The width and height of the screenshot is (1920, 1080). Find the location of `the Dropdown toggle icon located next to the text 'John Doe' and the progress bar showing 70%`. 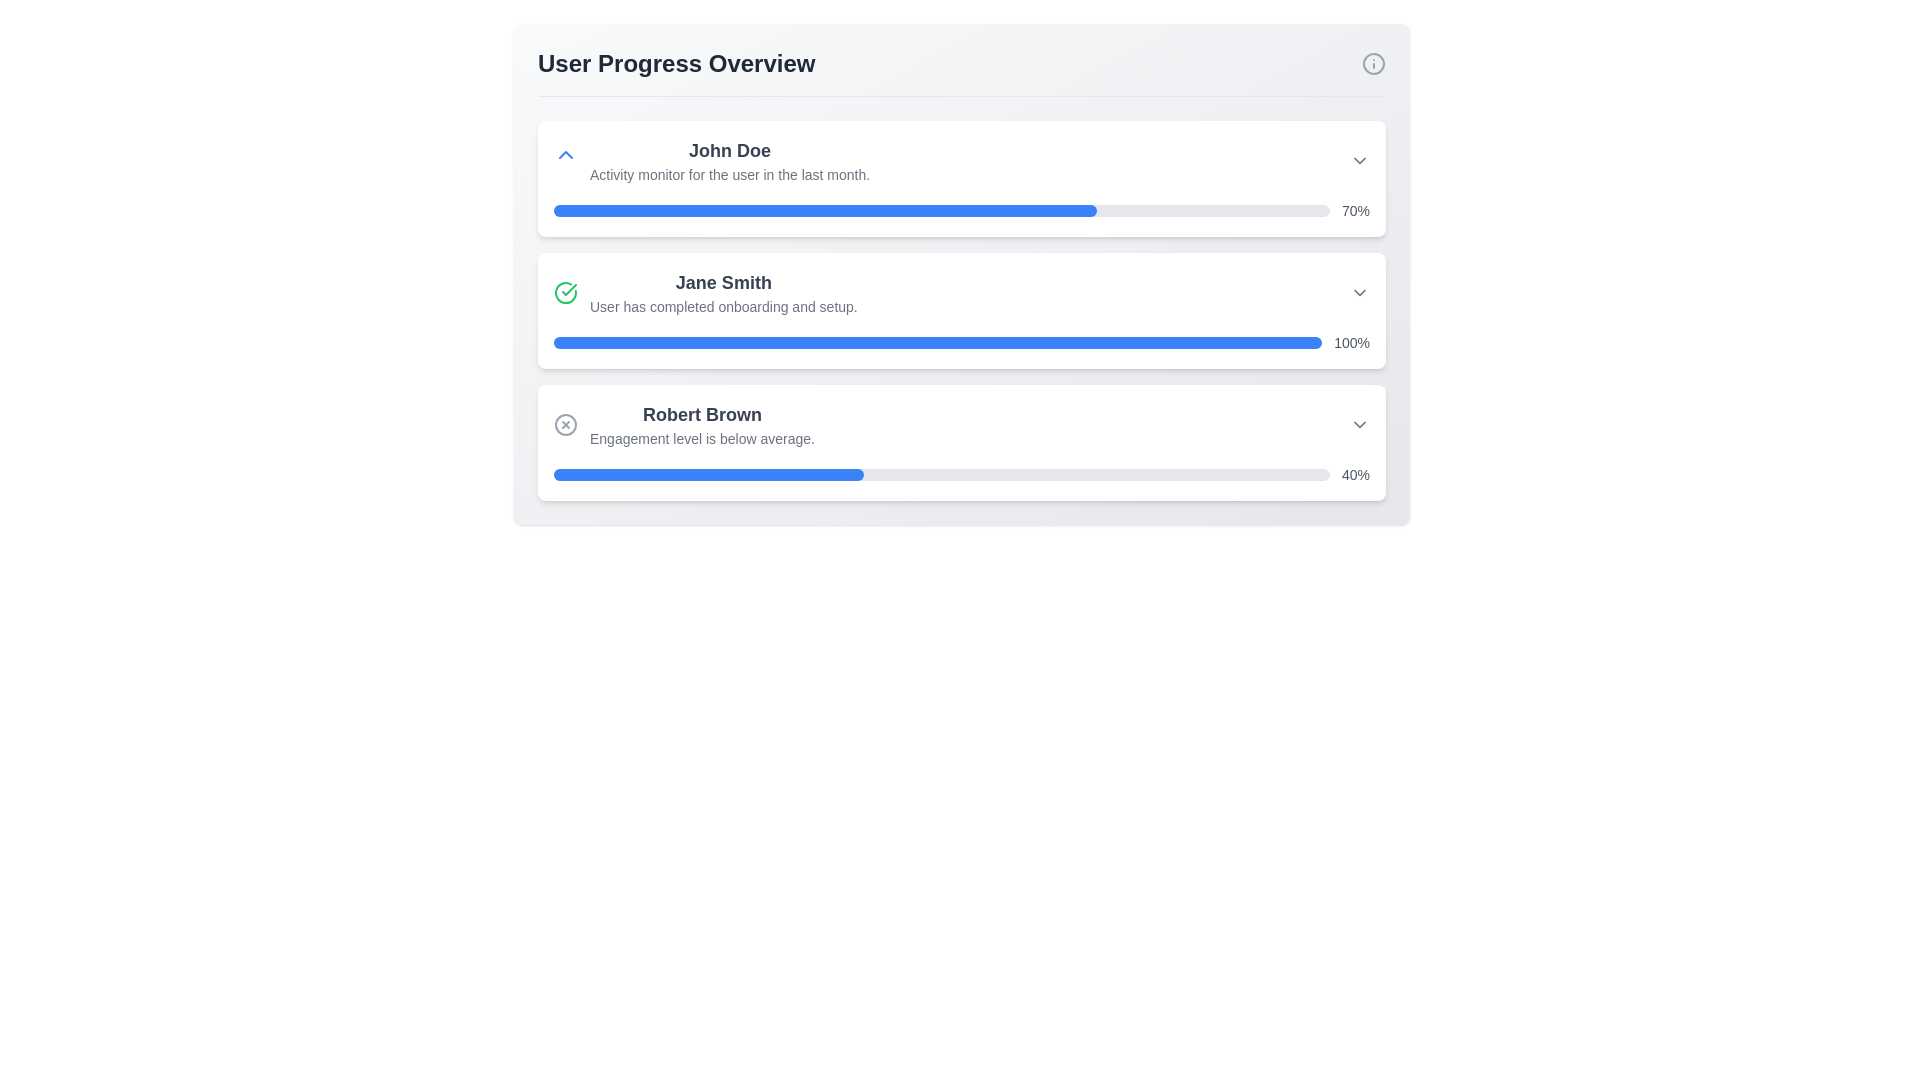

the Dropdown toggle icon located next to the text 'John Doe' and the progress bar showing 70% is located at coordinates (1359, 160).